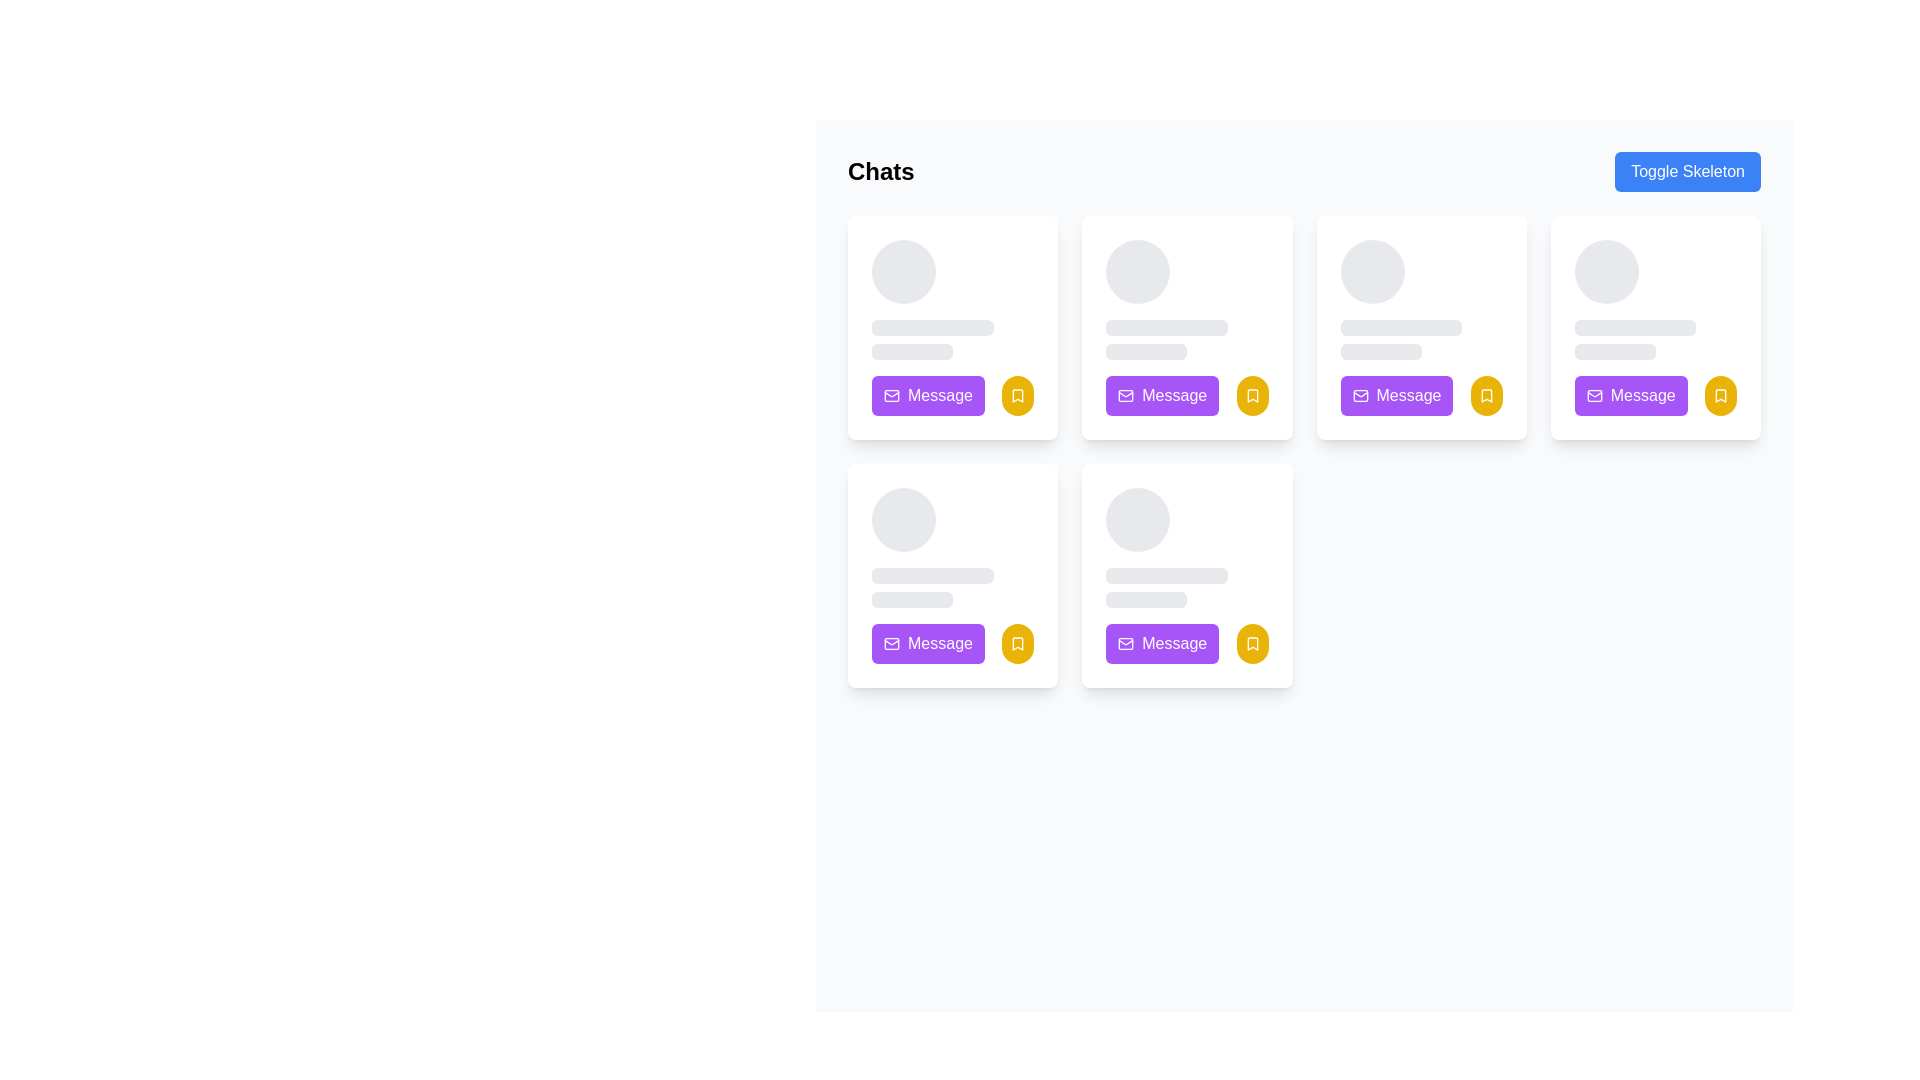  What do you see at coordinates (1018, 396) in the screenshot?
I see `the bookmark icon located at the bottom-right corner of the user card with a yellow circular button` at bounding box center [1018, 396].